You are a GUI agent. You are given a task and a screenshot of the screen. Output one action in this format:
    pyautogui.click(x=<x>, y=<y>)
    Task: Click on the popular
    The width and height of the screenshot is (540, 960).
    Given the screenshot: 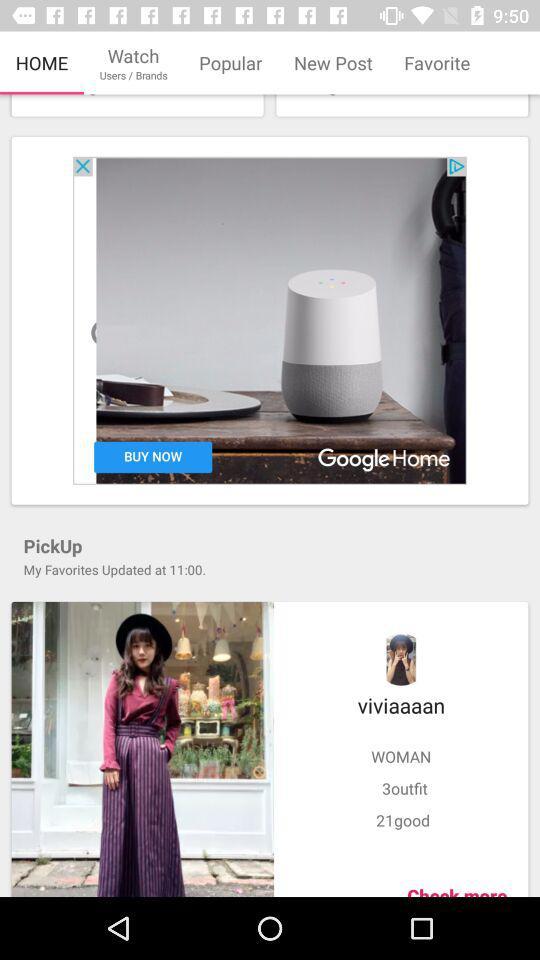 What is the action you would take?
    pyautogui.click(x=229, y=63)
    